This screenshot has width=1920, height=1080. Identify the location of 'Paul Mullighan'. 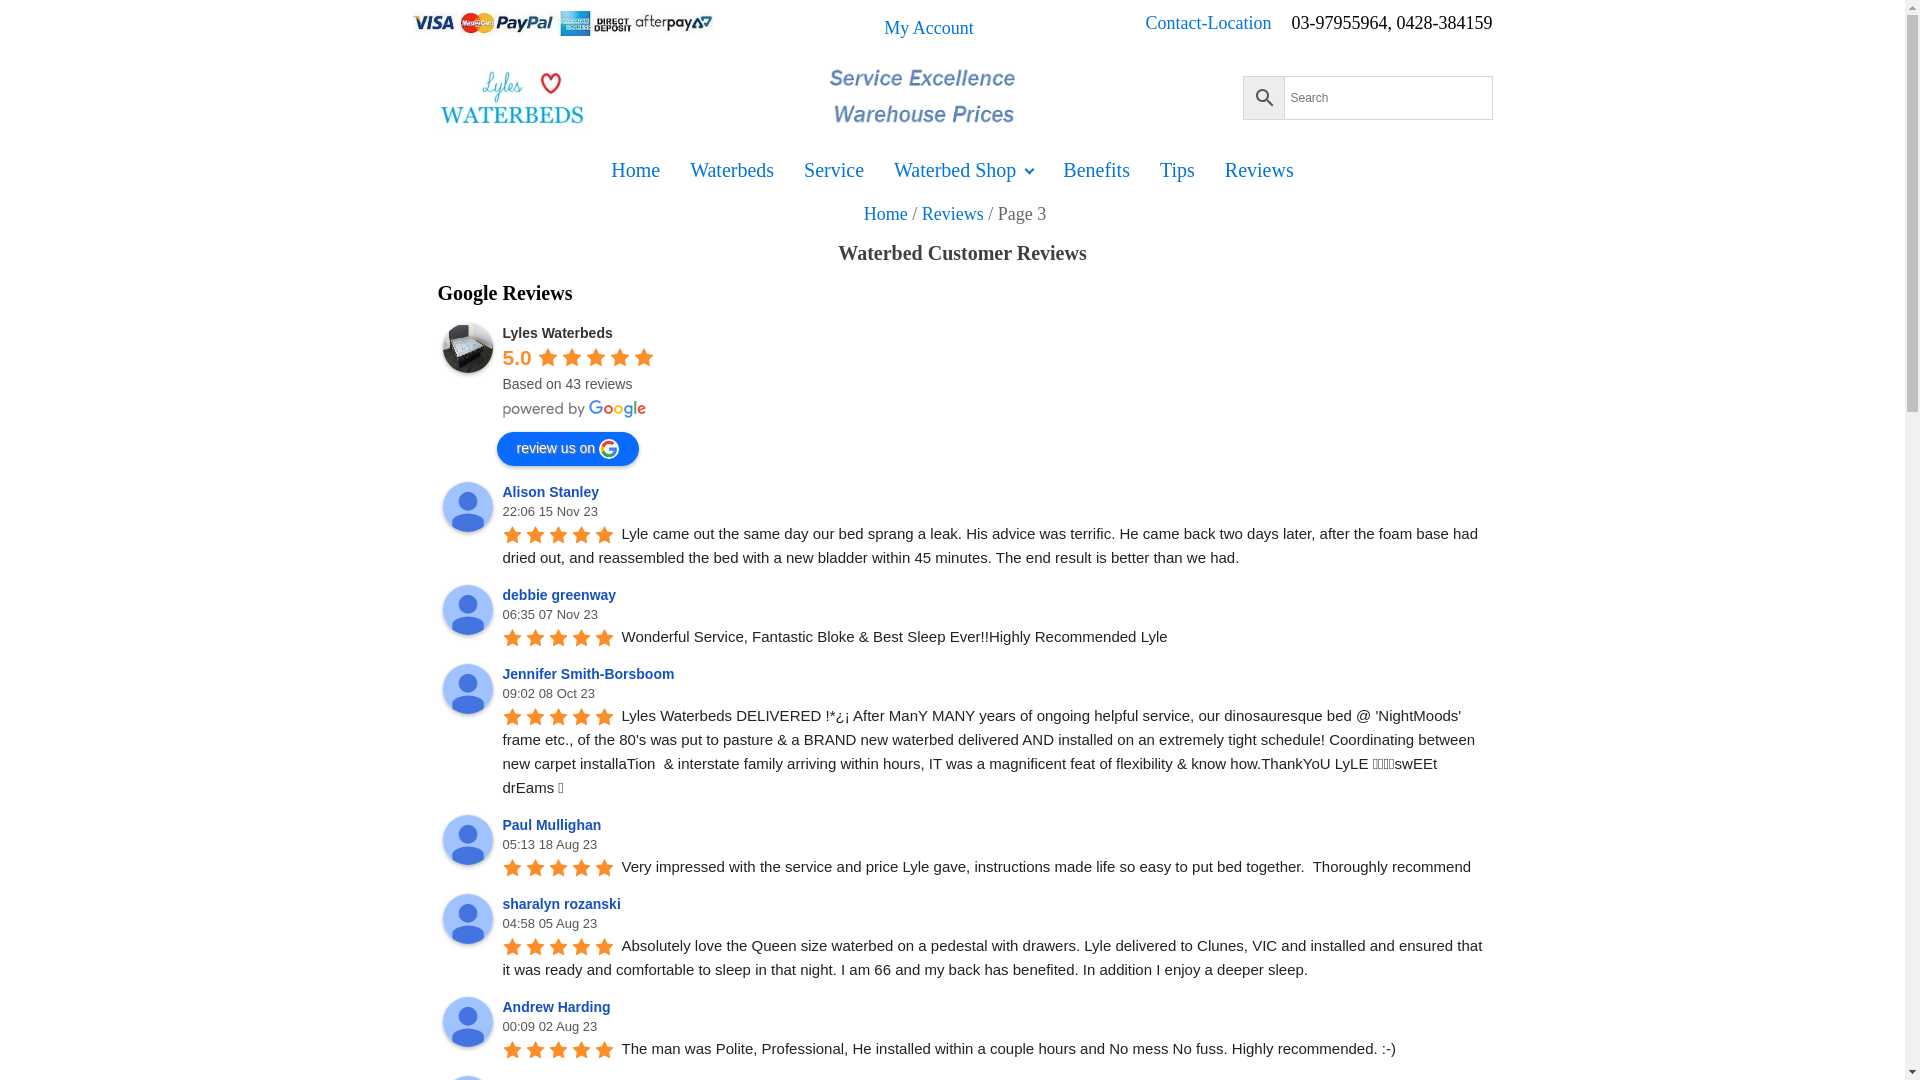
(502, 825).